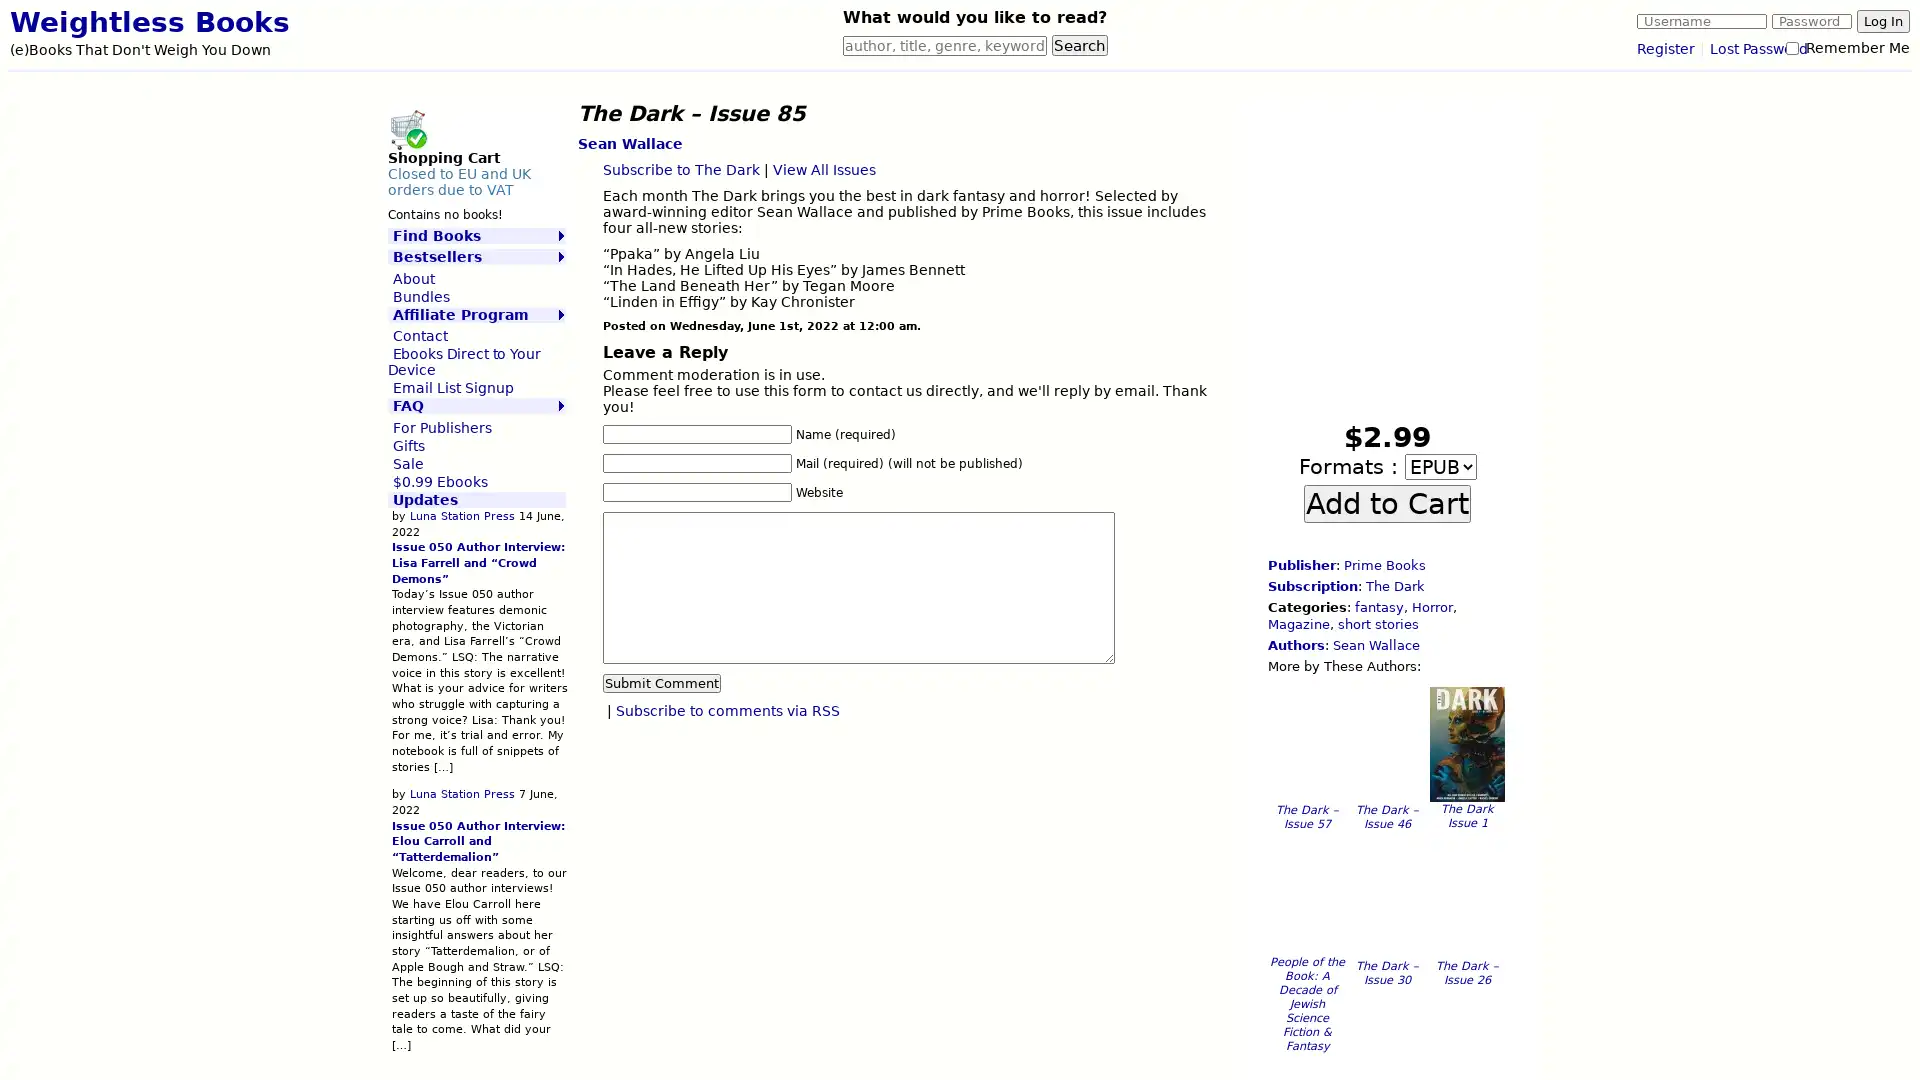 Image resolution: width=1920 pixels, height=1080 pixels. What do you see at coordinates (1882, 21) in the screenshot?
I see `Log In` at bounding box center [1882, 21].